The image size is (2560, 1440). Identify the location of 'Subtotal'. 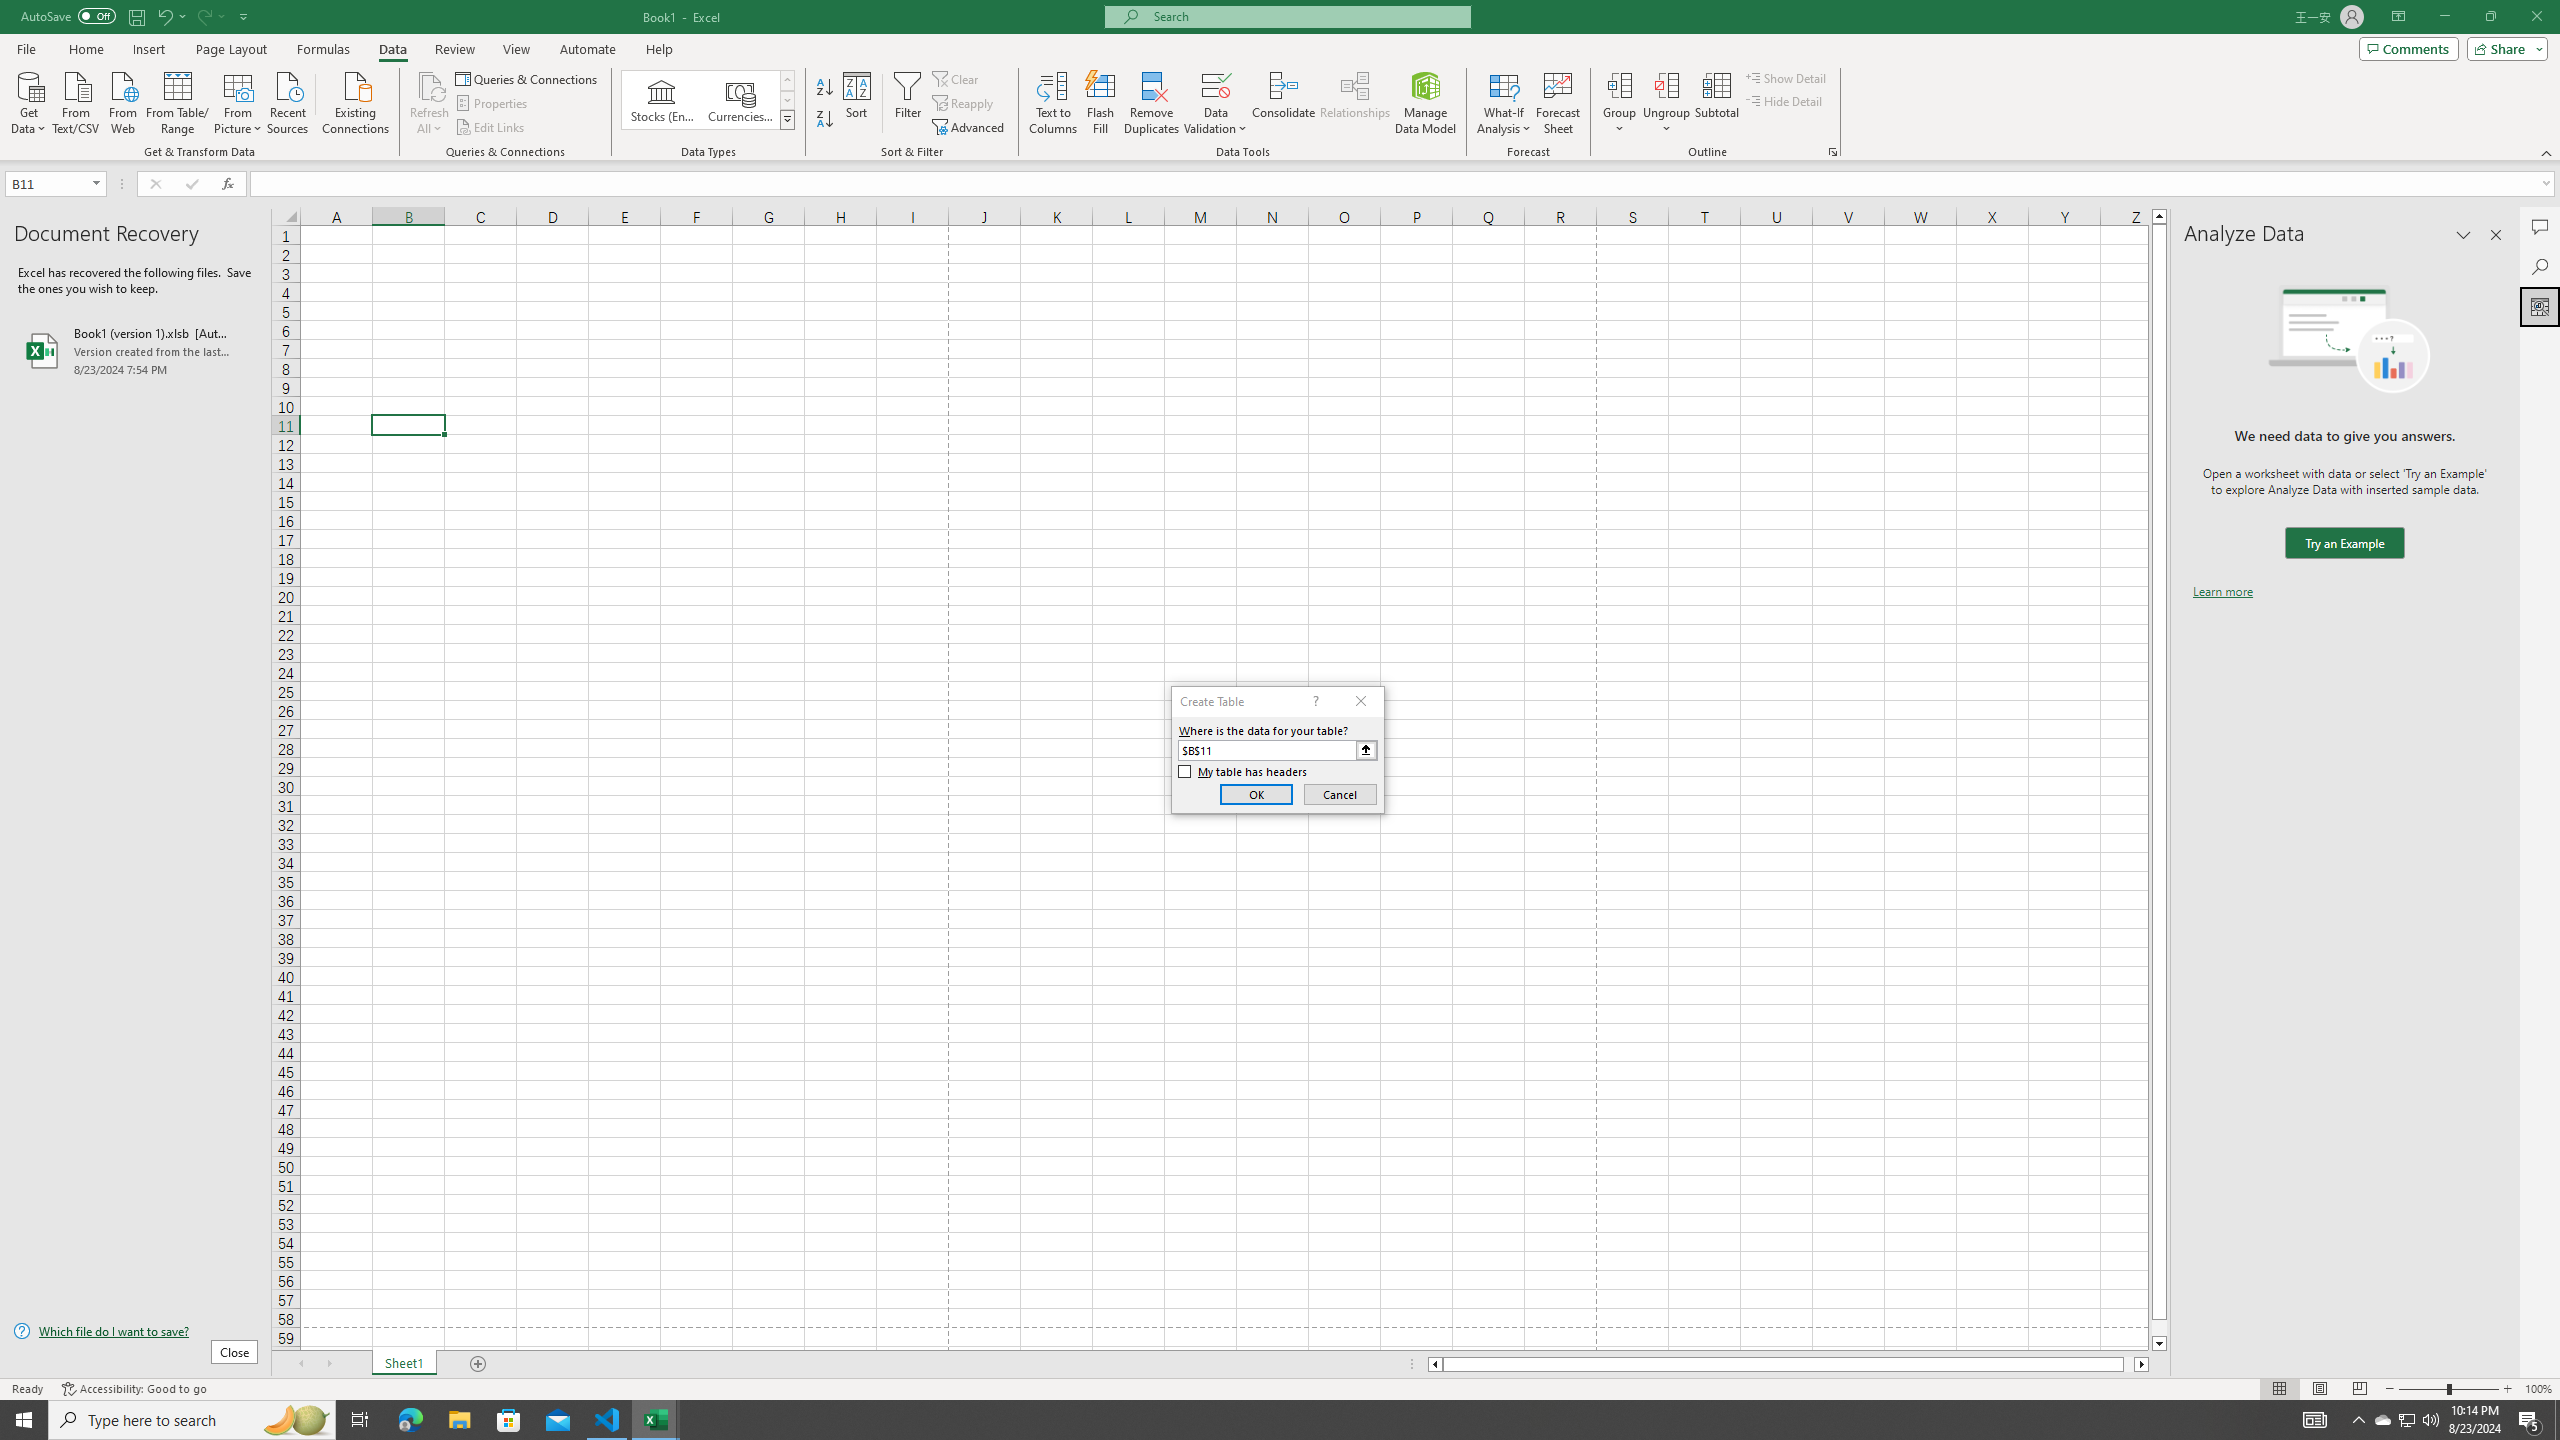
(1716, 103).